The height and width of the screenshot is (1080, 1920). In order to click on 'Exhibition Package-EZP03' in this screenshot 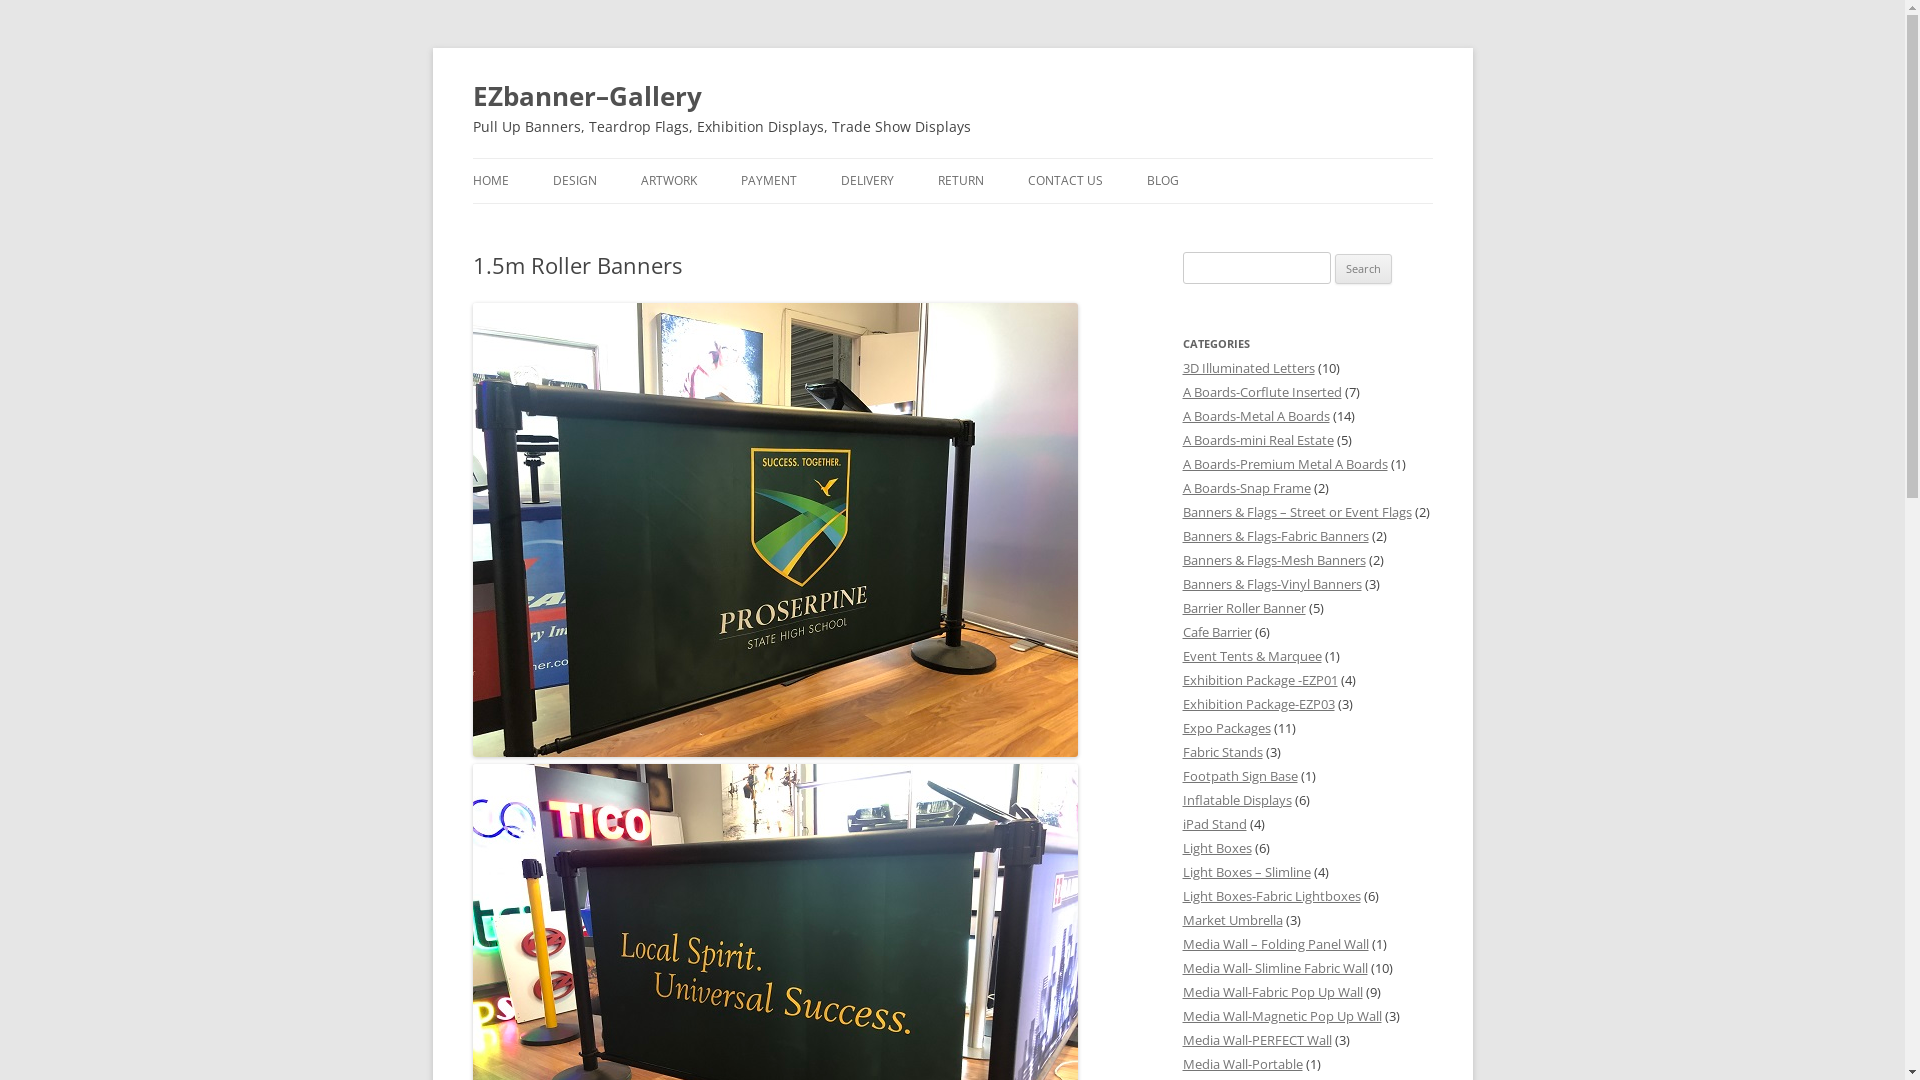, I will do `click(1256, 703)`.